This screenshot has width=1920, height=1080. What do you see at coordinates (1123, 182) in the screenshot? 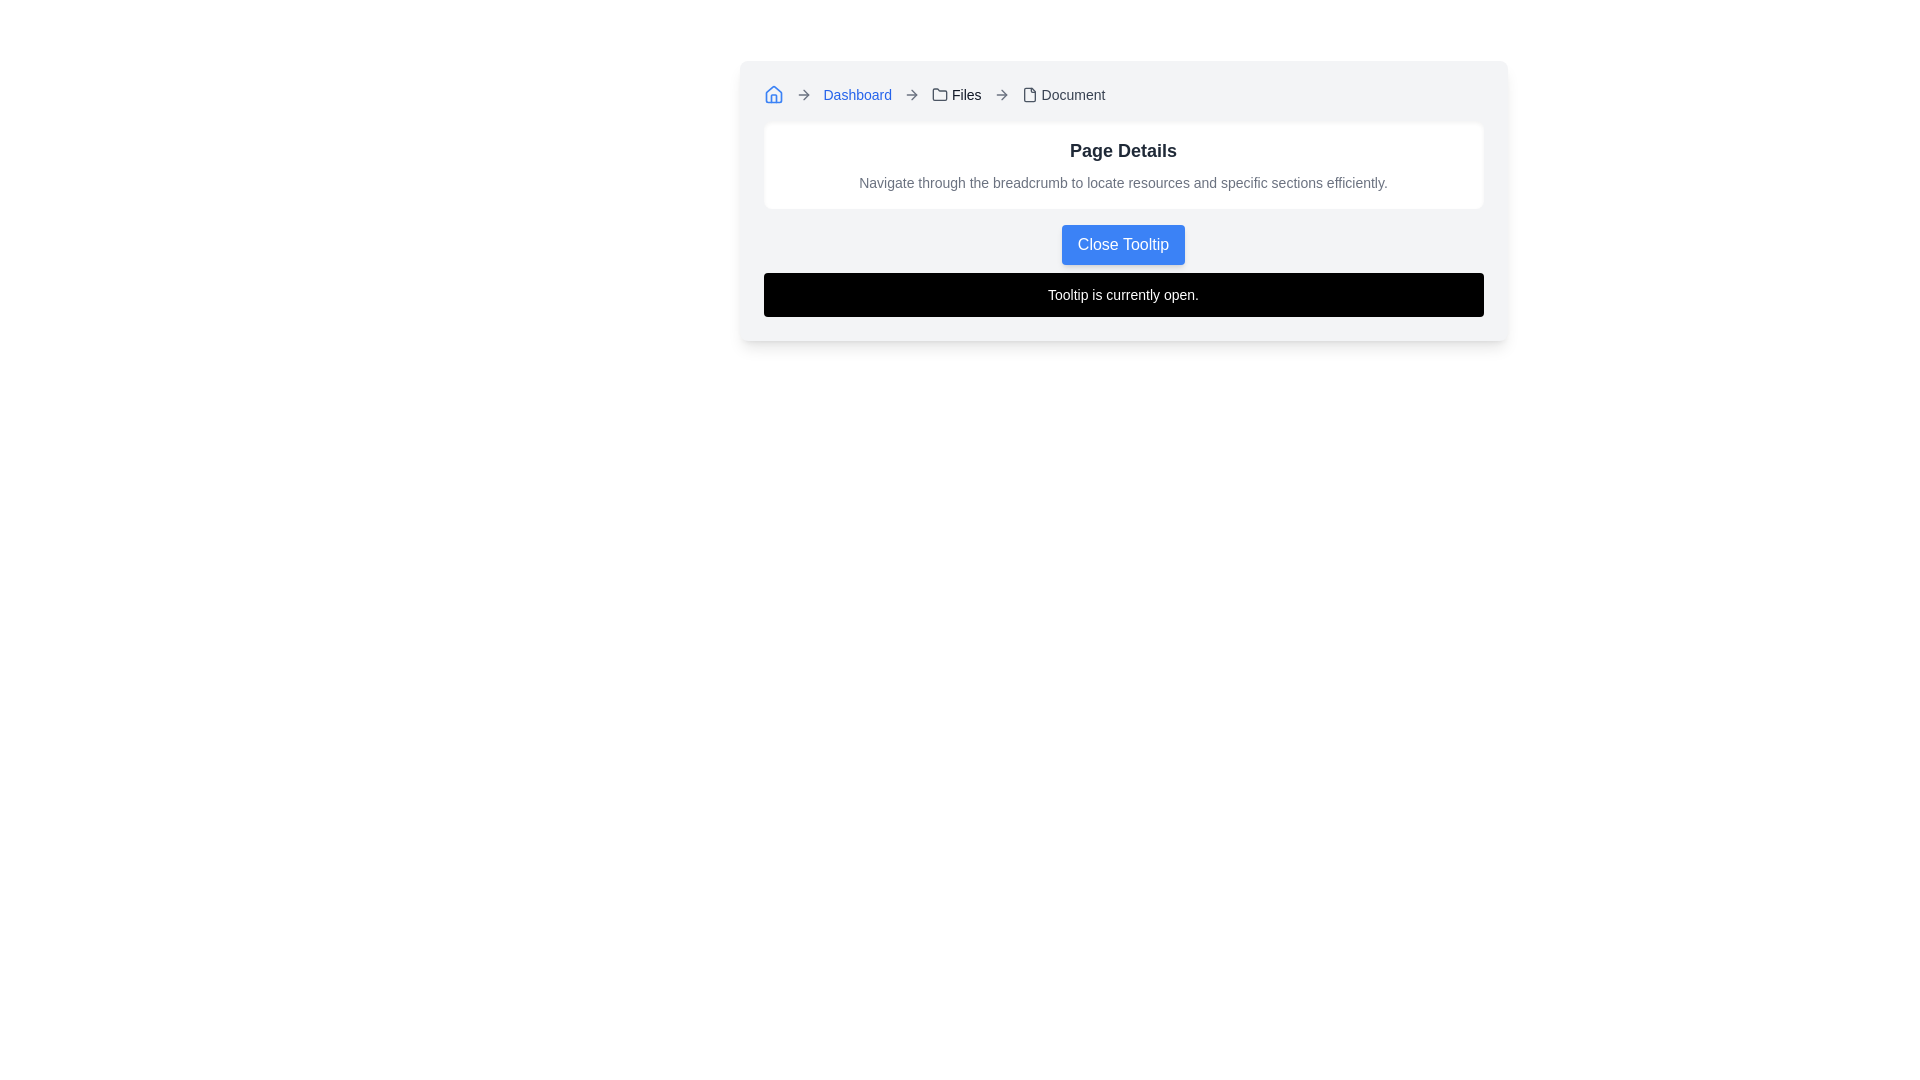
I see `the descriptive guide text element located directly below the header 'Page Details' and centered horizontally within the interface` at bounding box center [1123, 182].